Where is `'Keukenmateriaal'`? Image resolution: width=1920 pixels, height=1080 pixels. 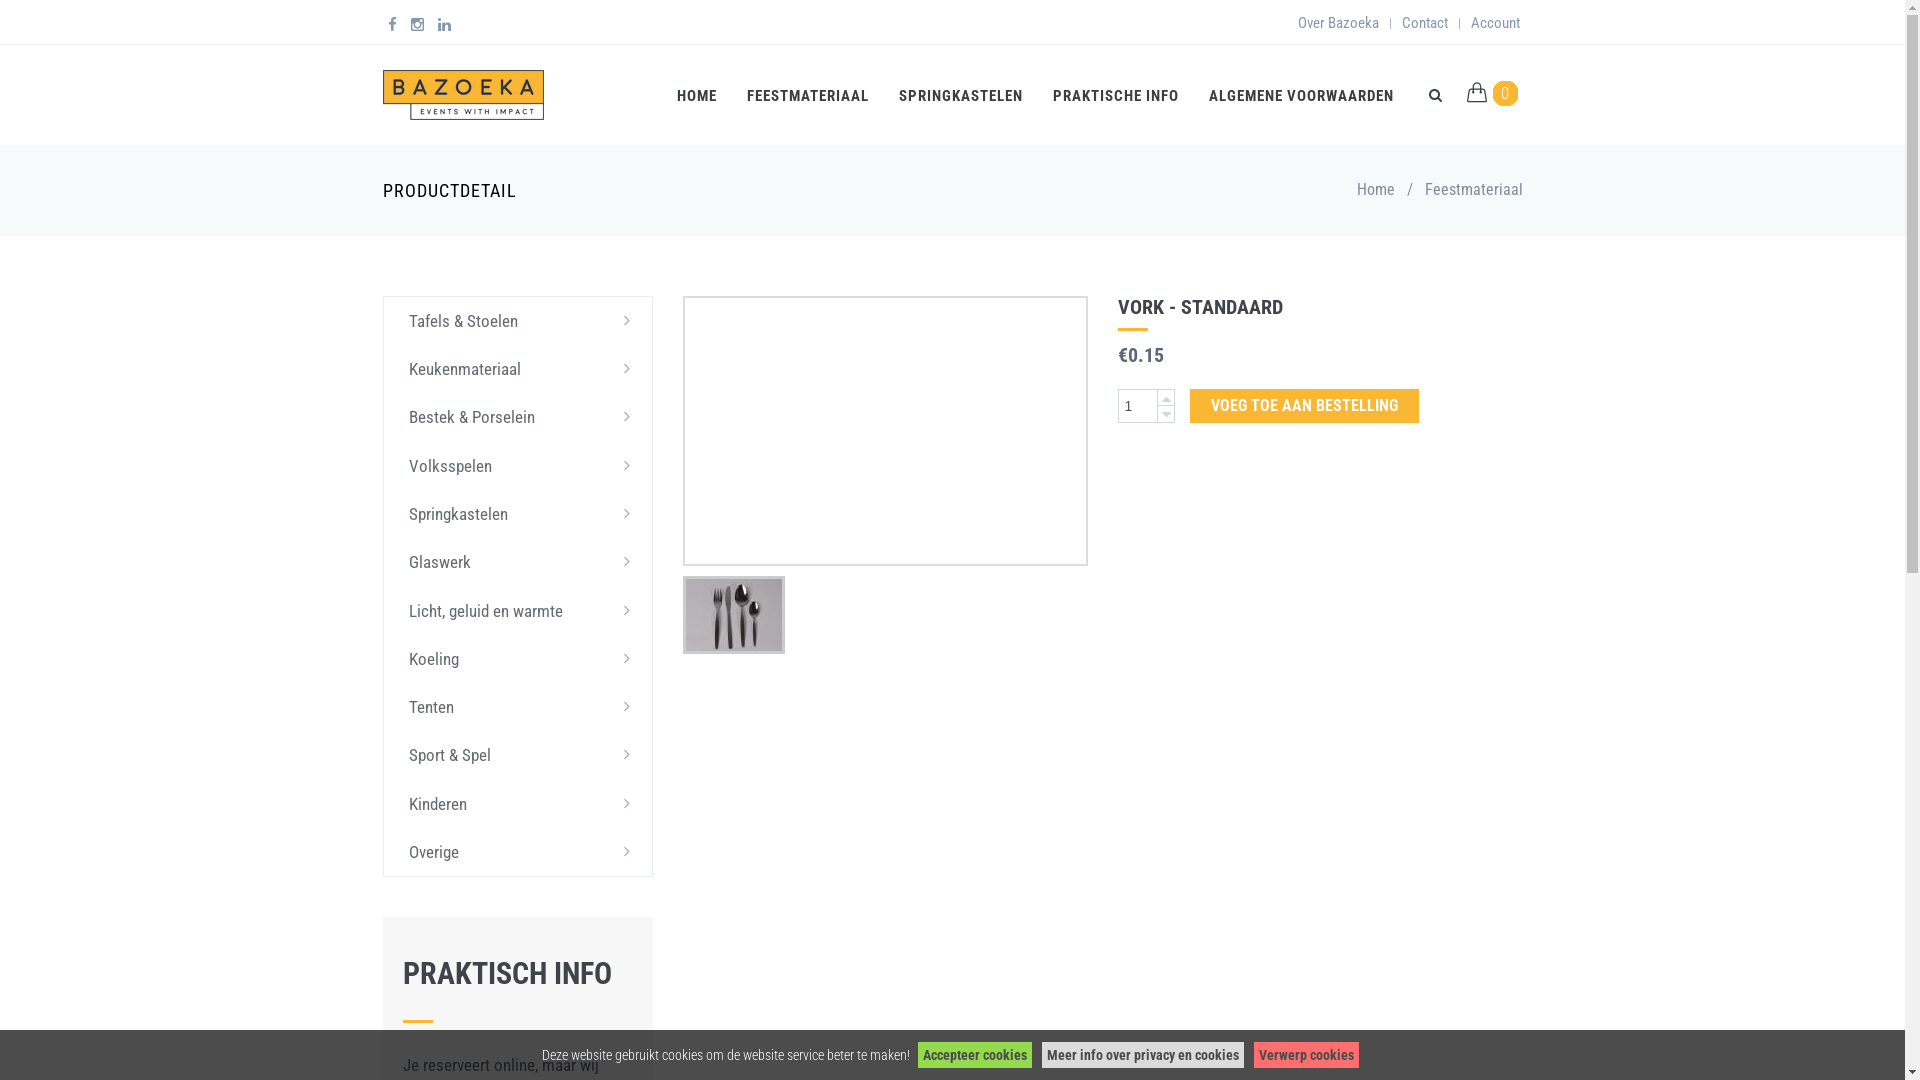
'Keukenmateriaal' is located at coordinates (518, 369).